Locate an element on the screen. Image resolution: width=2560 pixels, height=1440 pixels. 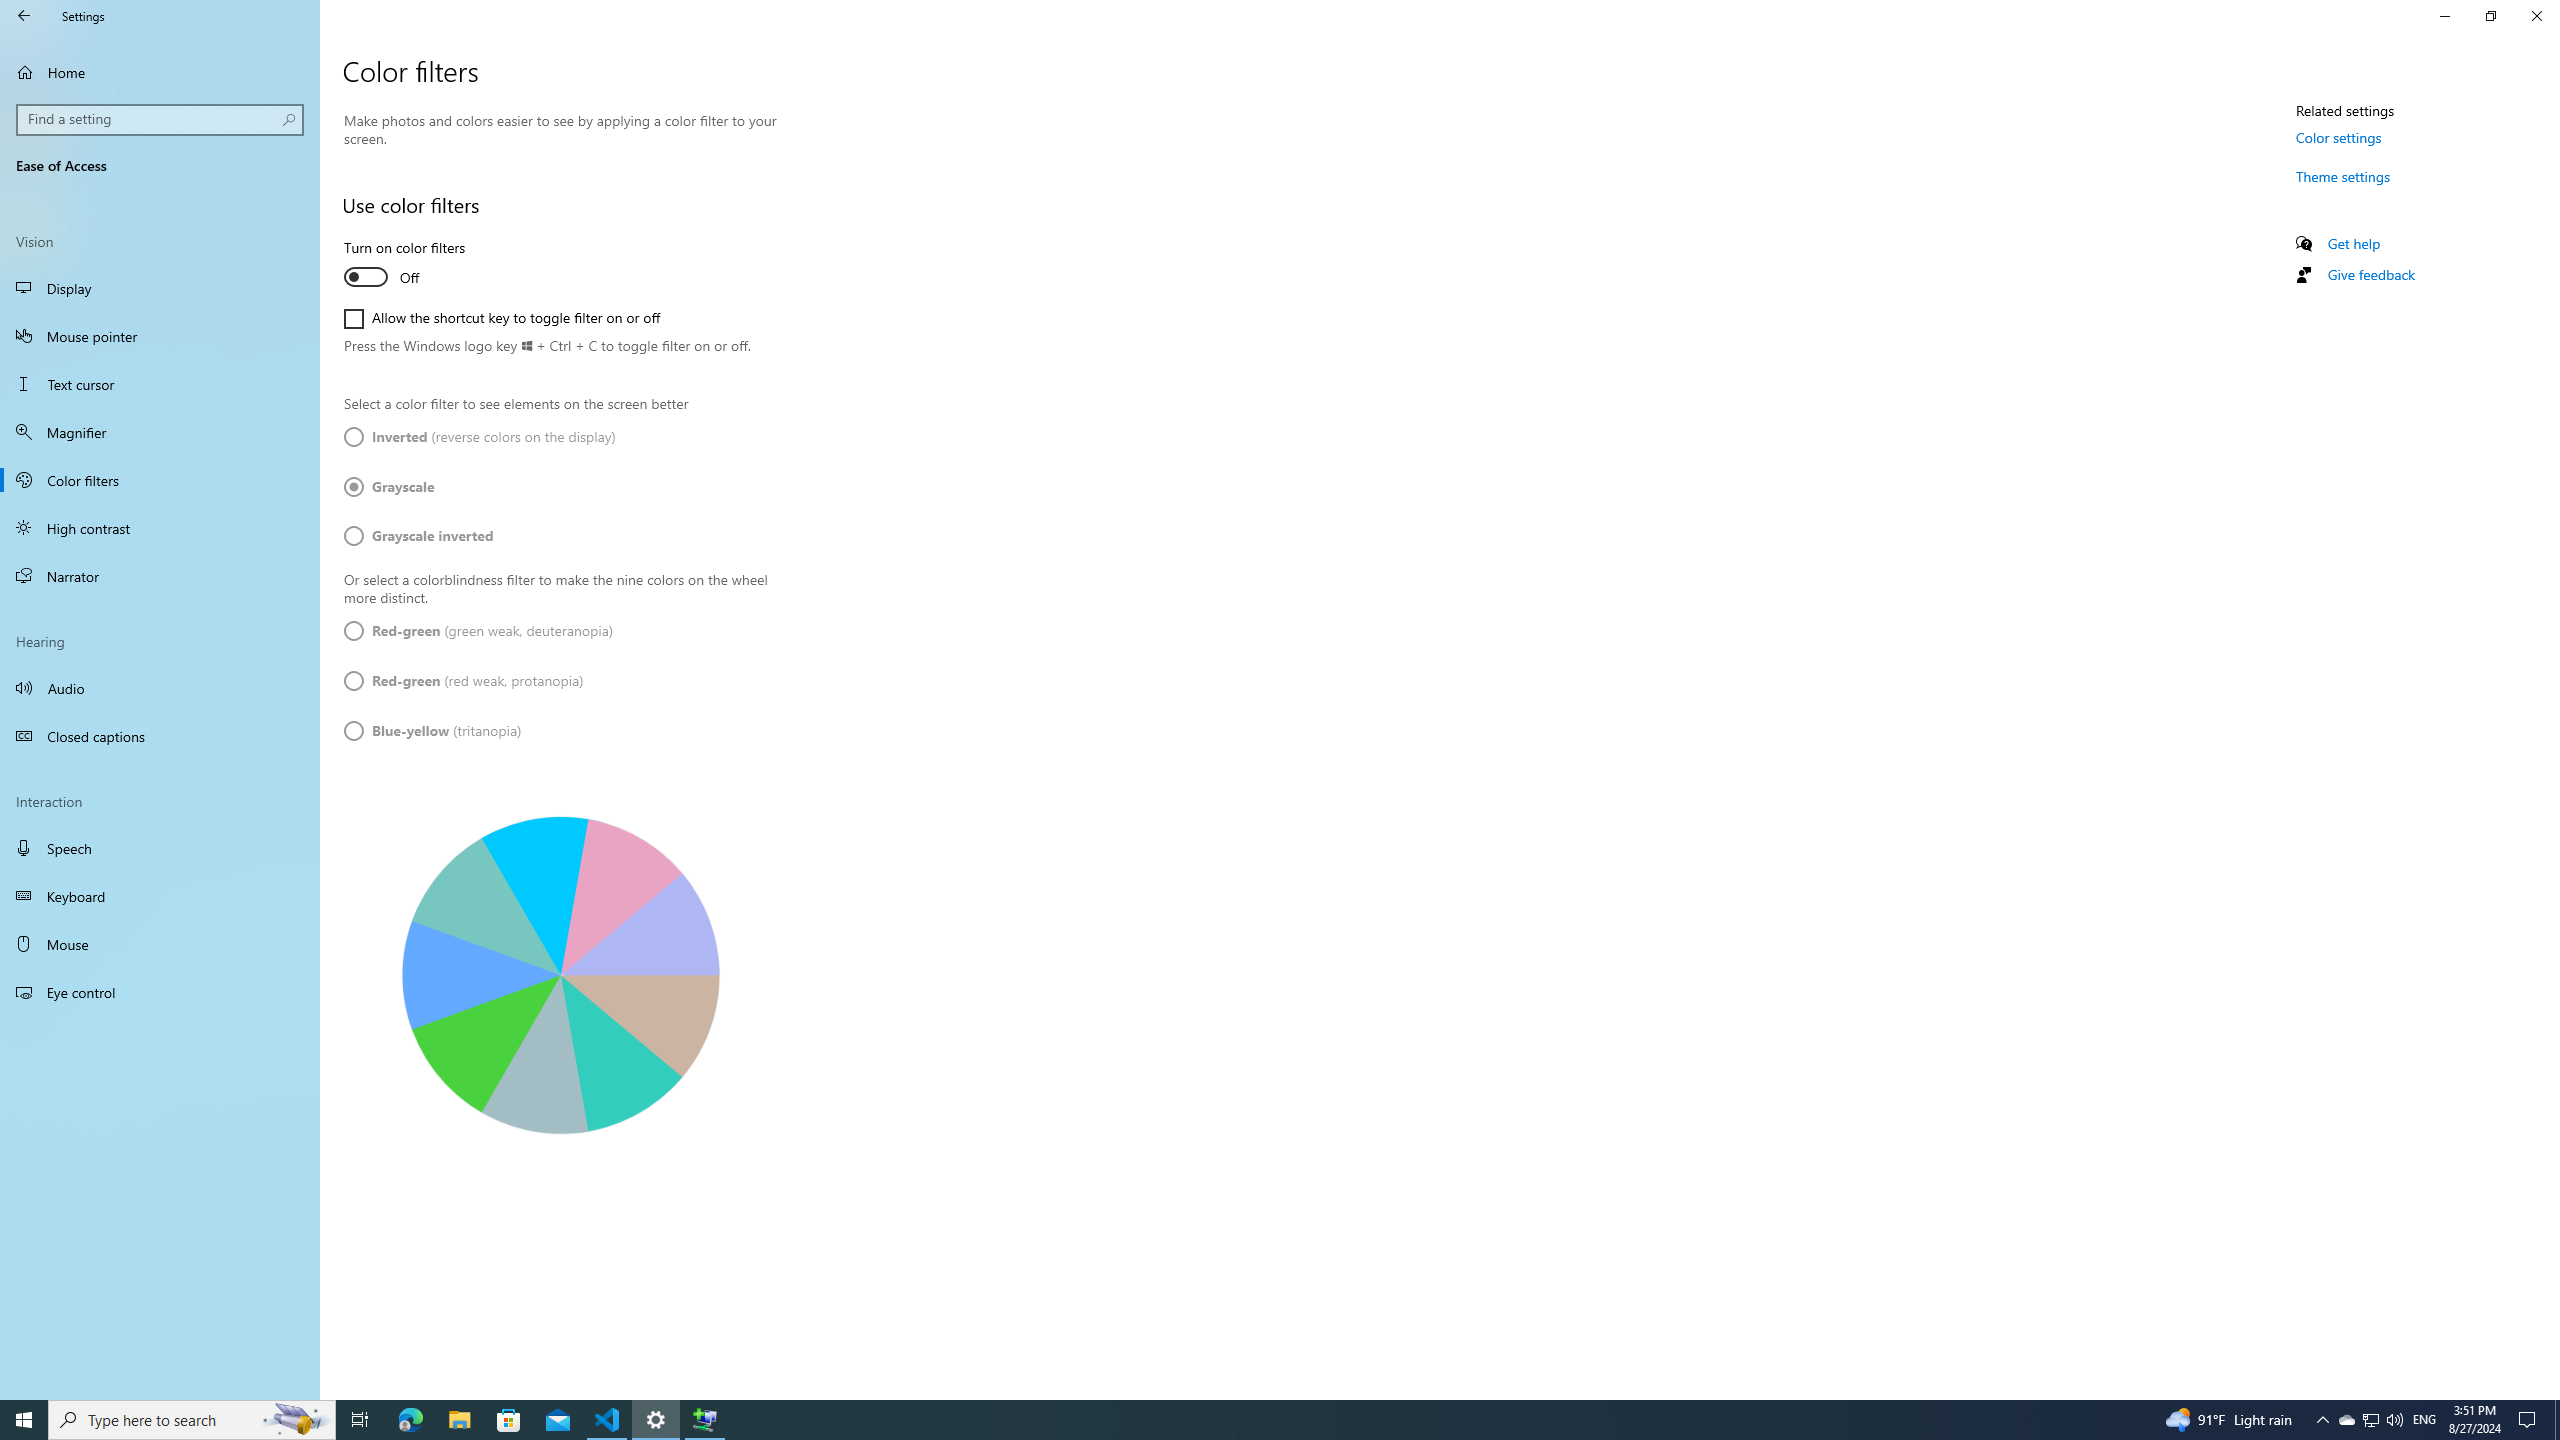
'Inverted (reverse colors on the display)' is located at coordinates (480, 436).